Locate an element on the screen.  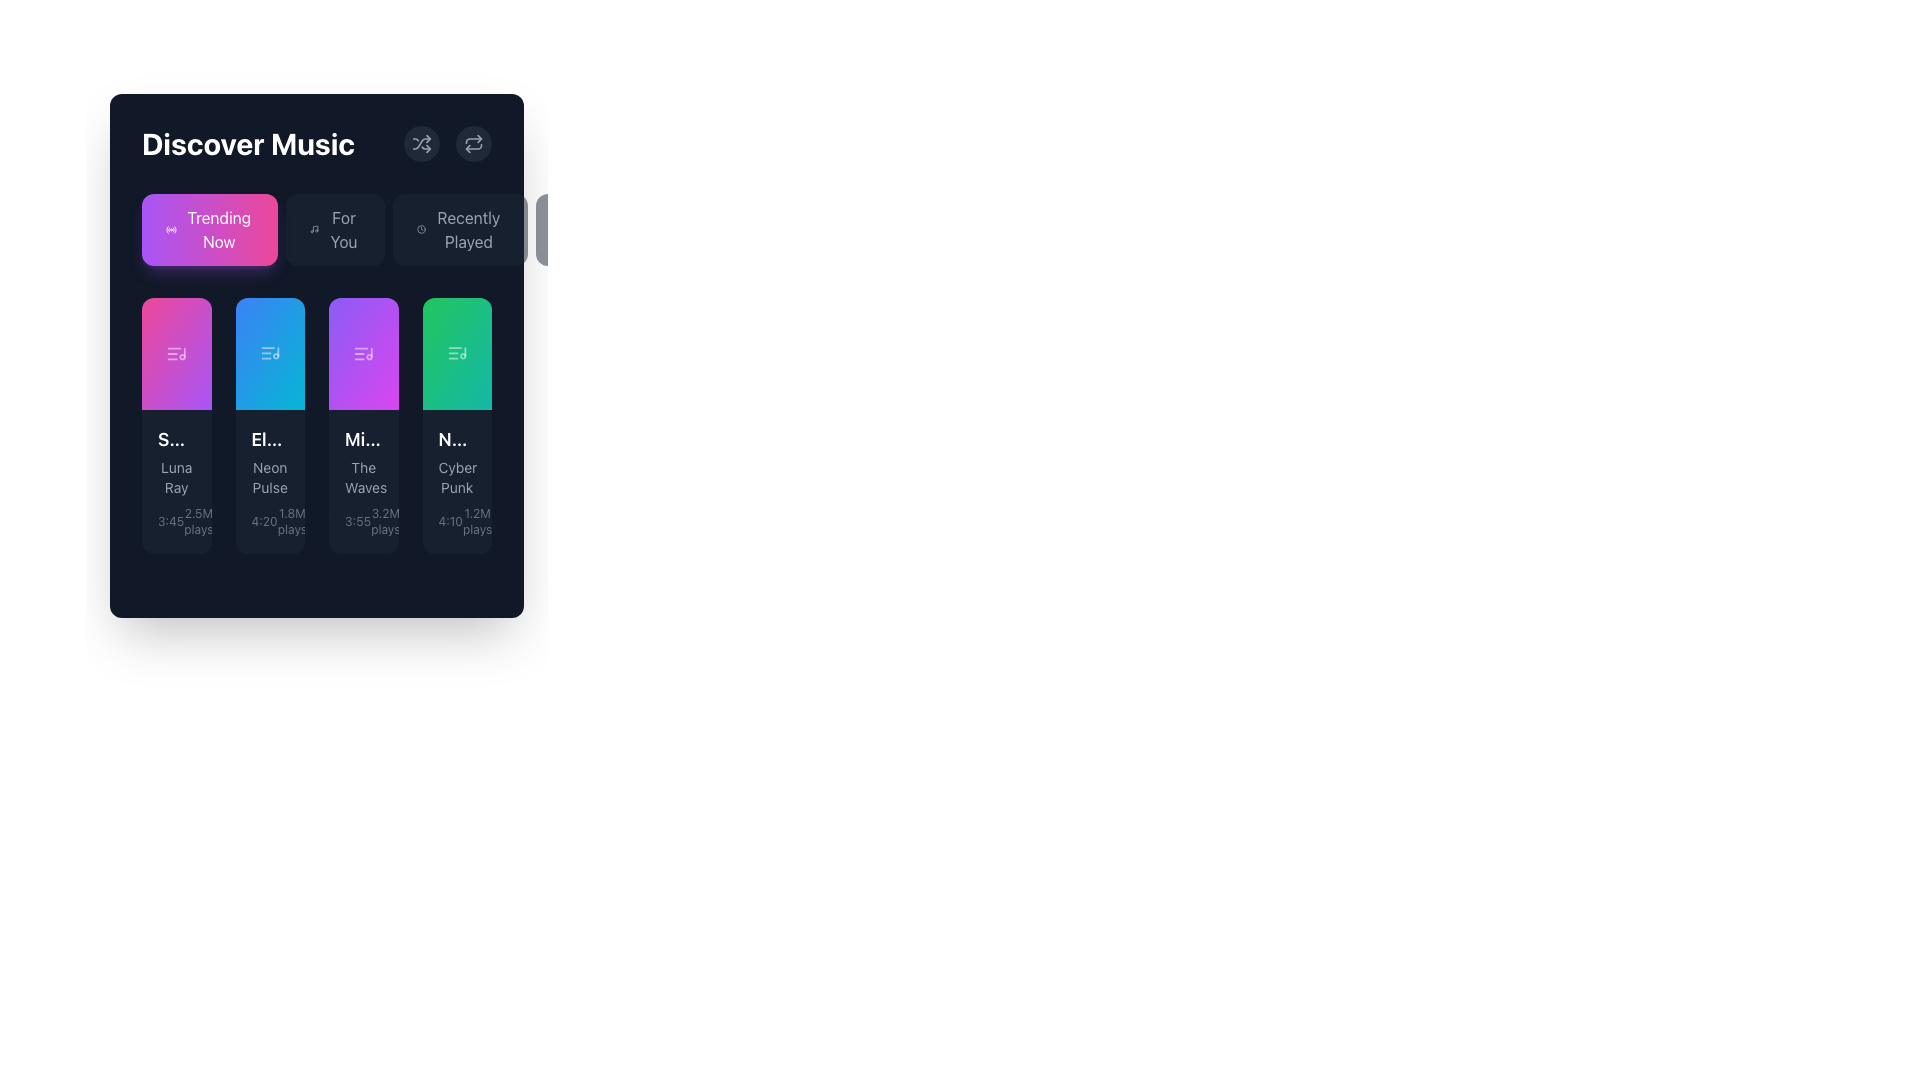
the text content block element displaying 'Electric Dreams', 'Neon Pulse', and '4:20' with '1.8M plays' in the second music card is located at coordinates (269, 482).